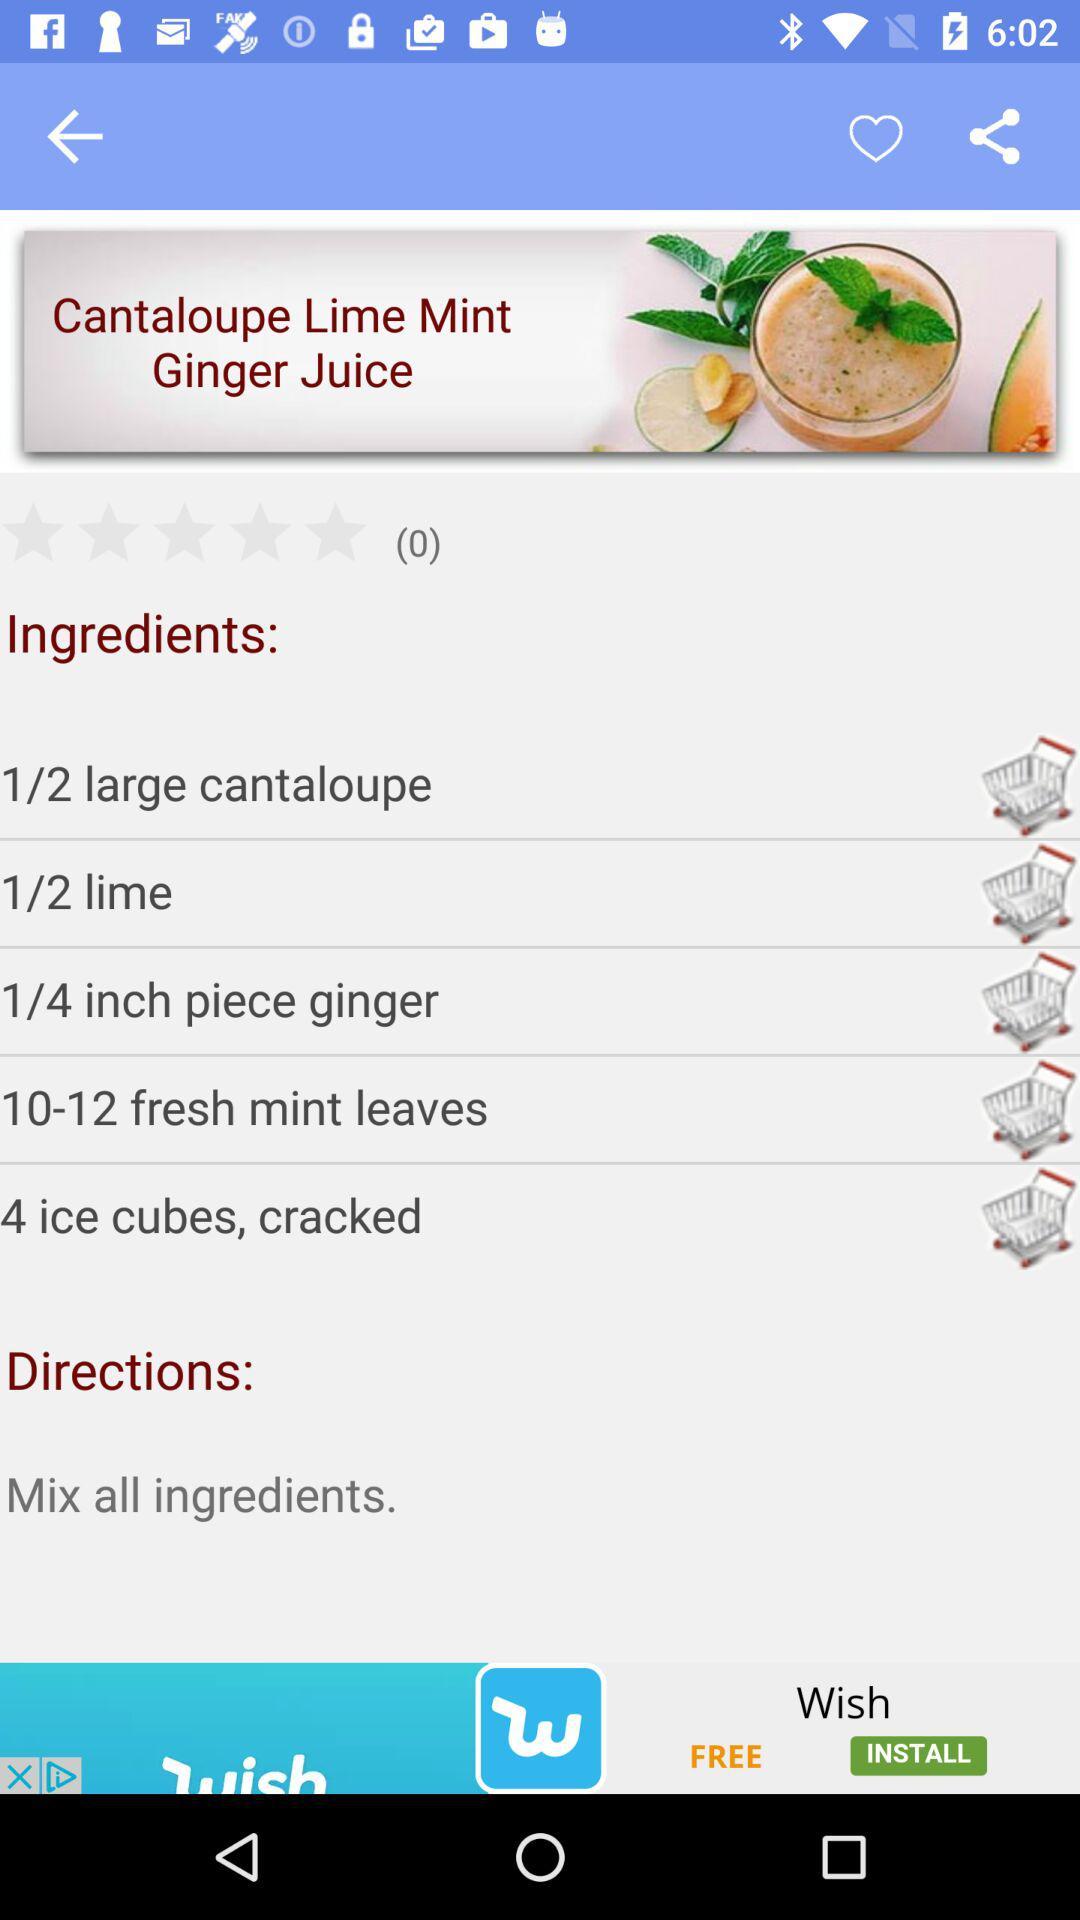 This screenshot has height=1920, width=1080. What do you see at coordinates (540, 1727) in the screenshot?
I see `advertisement` at bounding box center [540, 1727].